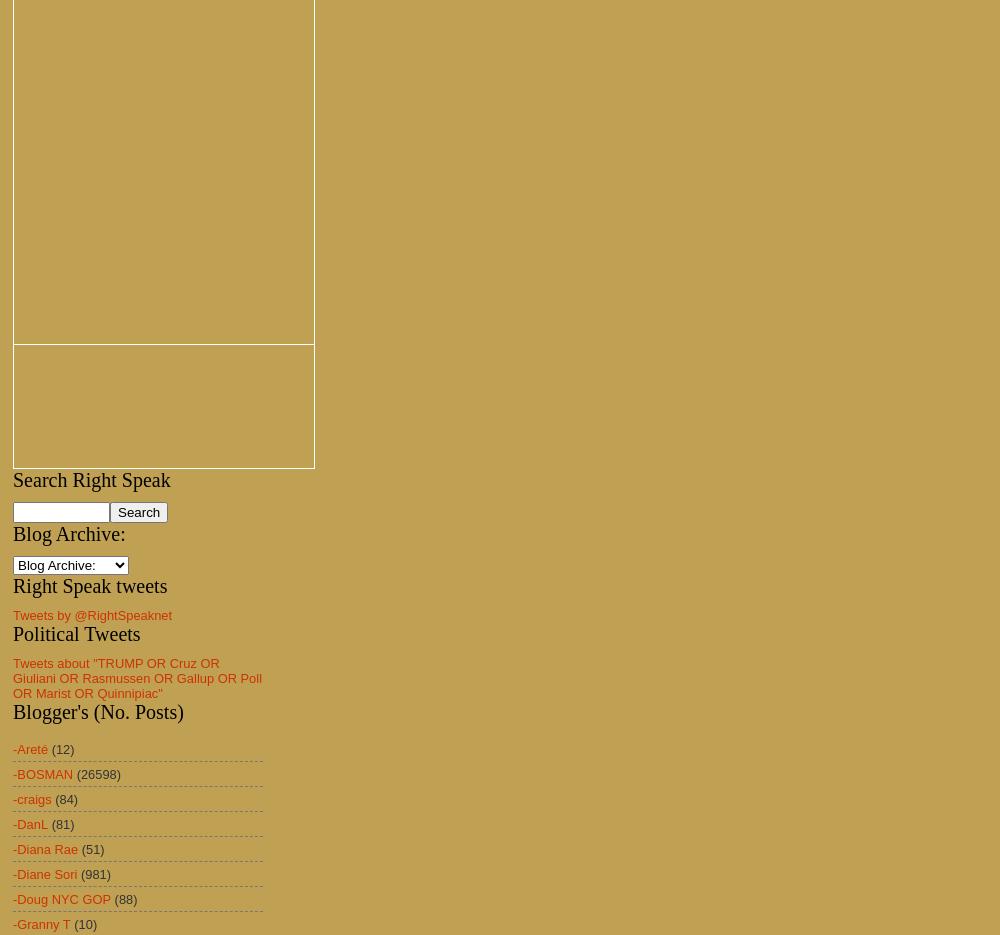 The image size is (1000, 935). What do you see at coordinates (91, 614) in the screenshot?
I see `'Tweets by @RightSpeaknet'` at bounding box center [91, 614].